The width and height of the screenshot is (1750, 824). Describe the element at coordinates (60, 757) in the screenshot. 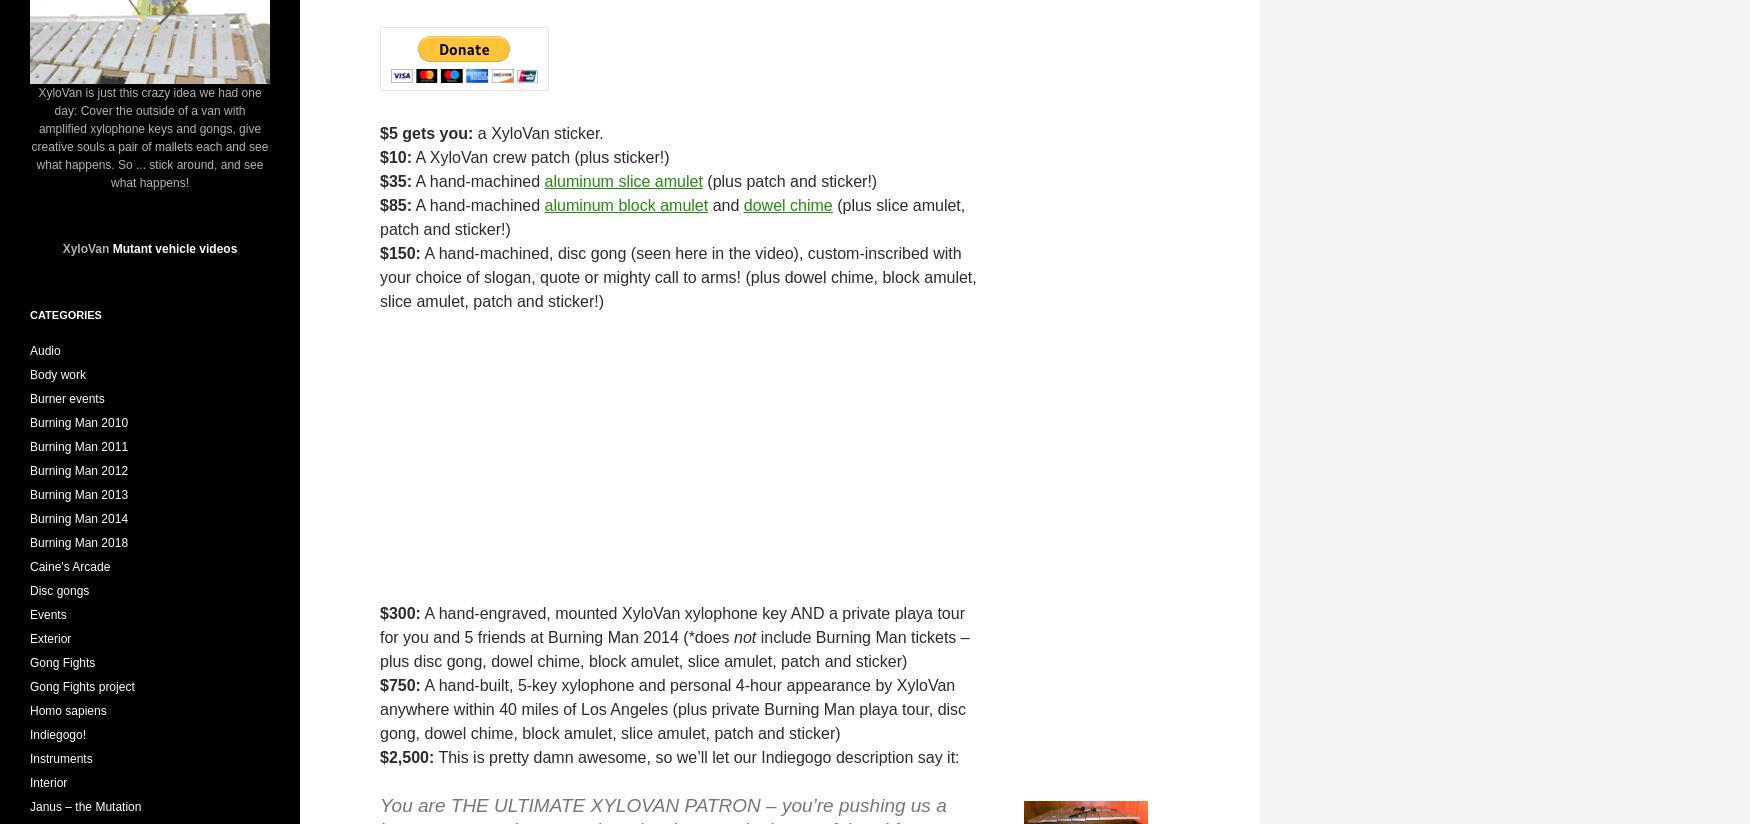

I see `'Instruments'` at that location.